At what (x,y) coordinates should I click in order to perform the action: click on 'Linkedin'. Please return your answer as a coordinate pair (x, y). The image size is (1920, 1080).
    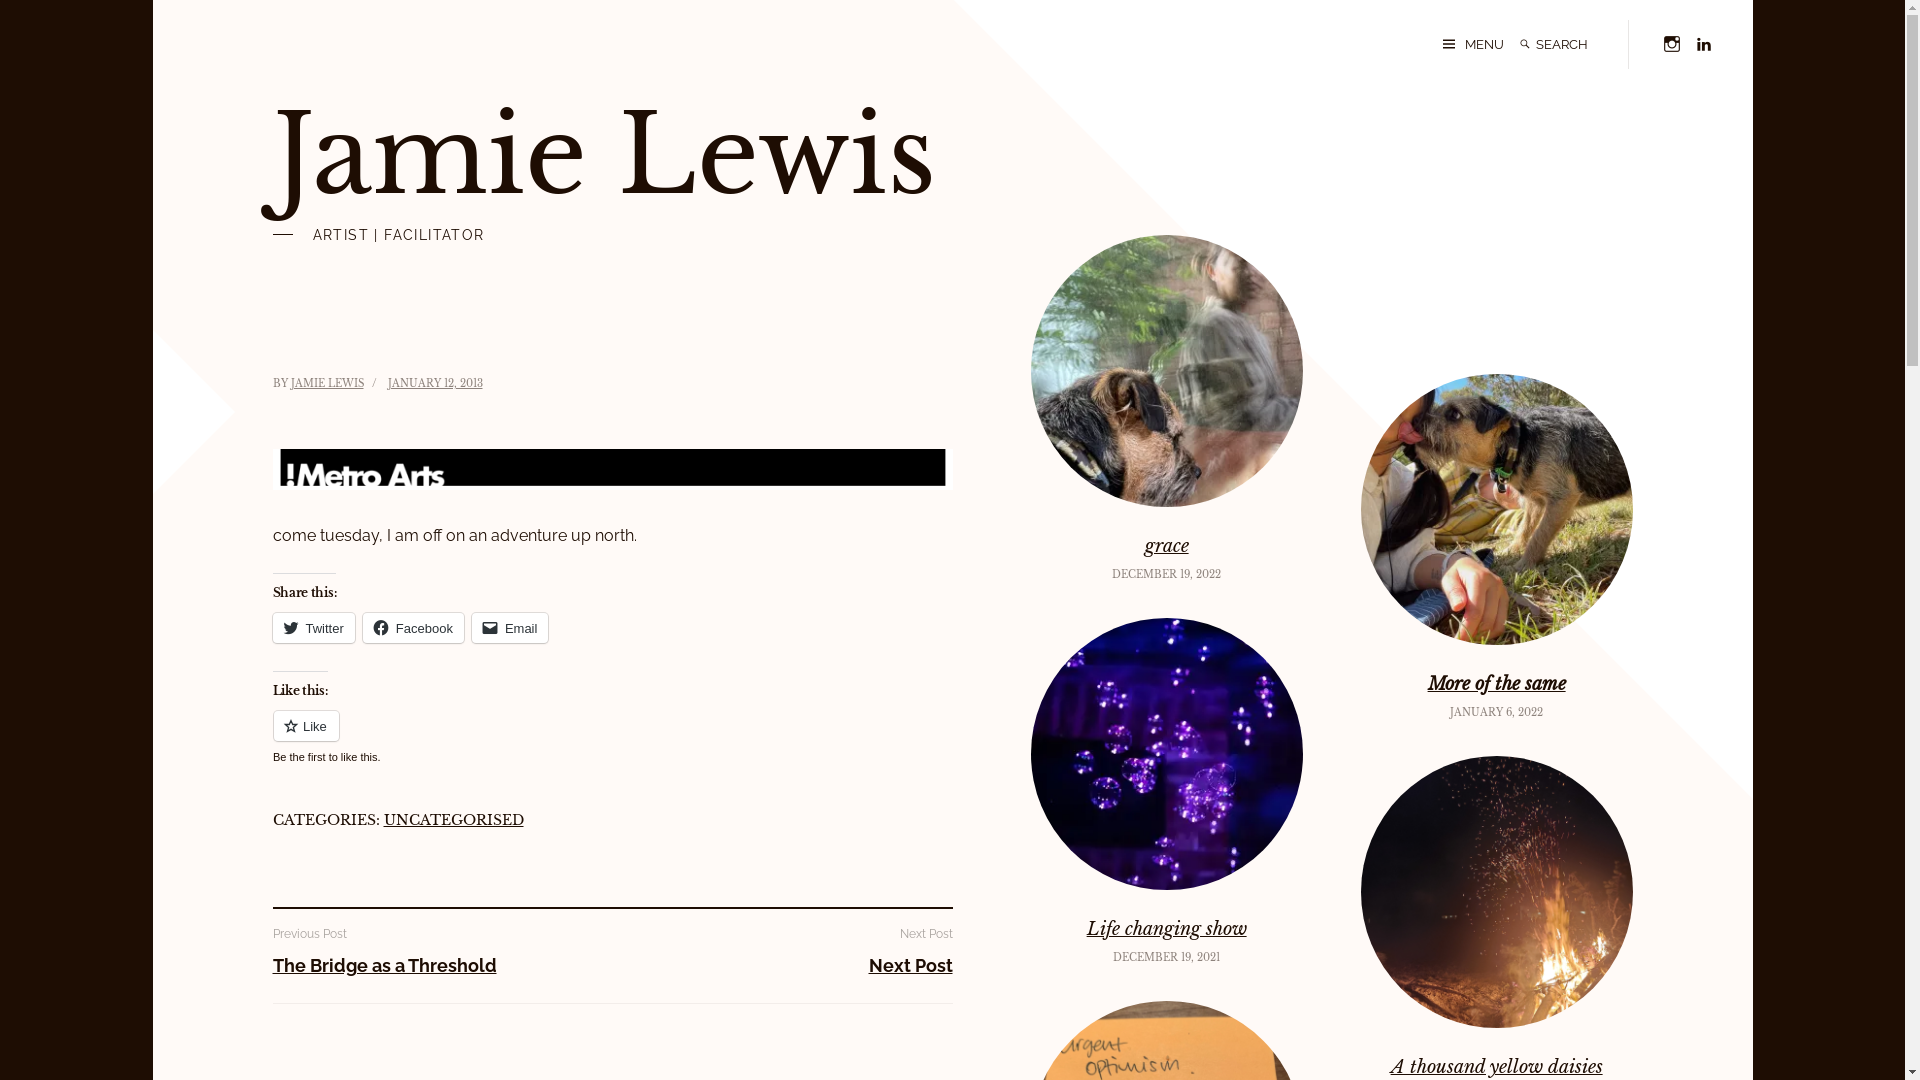
    Looking at the image, I should click on (1693, 42).